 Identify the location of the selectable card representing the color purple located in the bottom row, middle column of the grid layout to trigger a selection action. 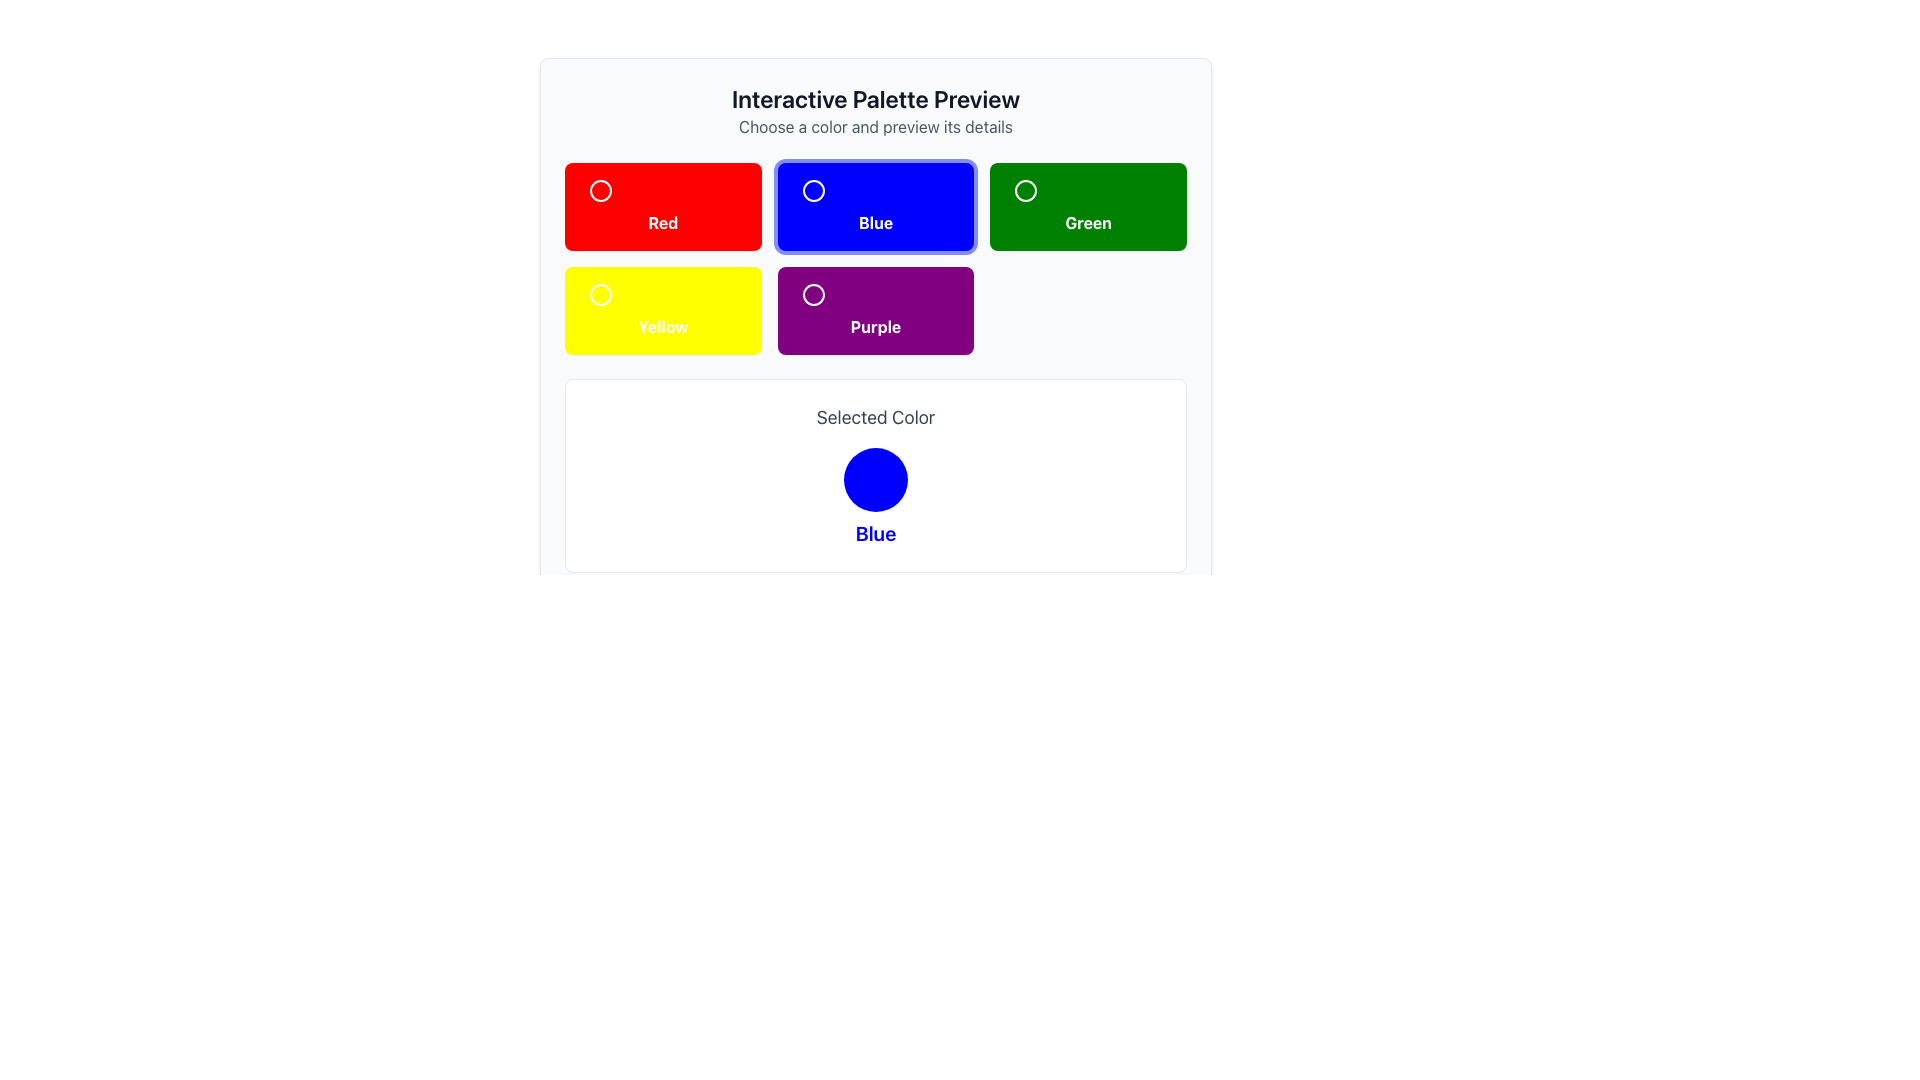
(875, 311).